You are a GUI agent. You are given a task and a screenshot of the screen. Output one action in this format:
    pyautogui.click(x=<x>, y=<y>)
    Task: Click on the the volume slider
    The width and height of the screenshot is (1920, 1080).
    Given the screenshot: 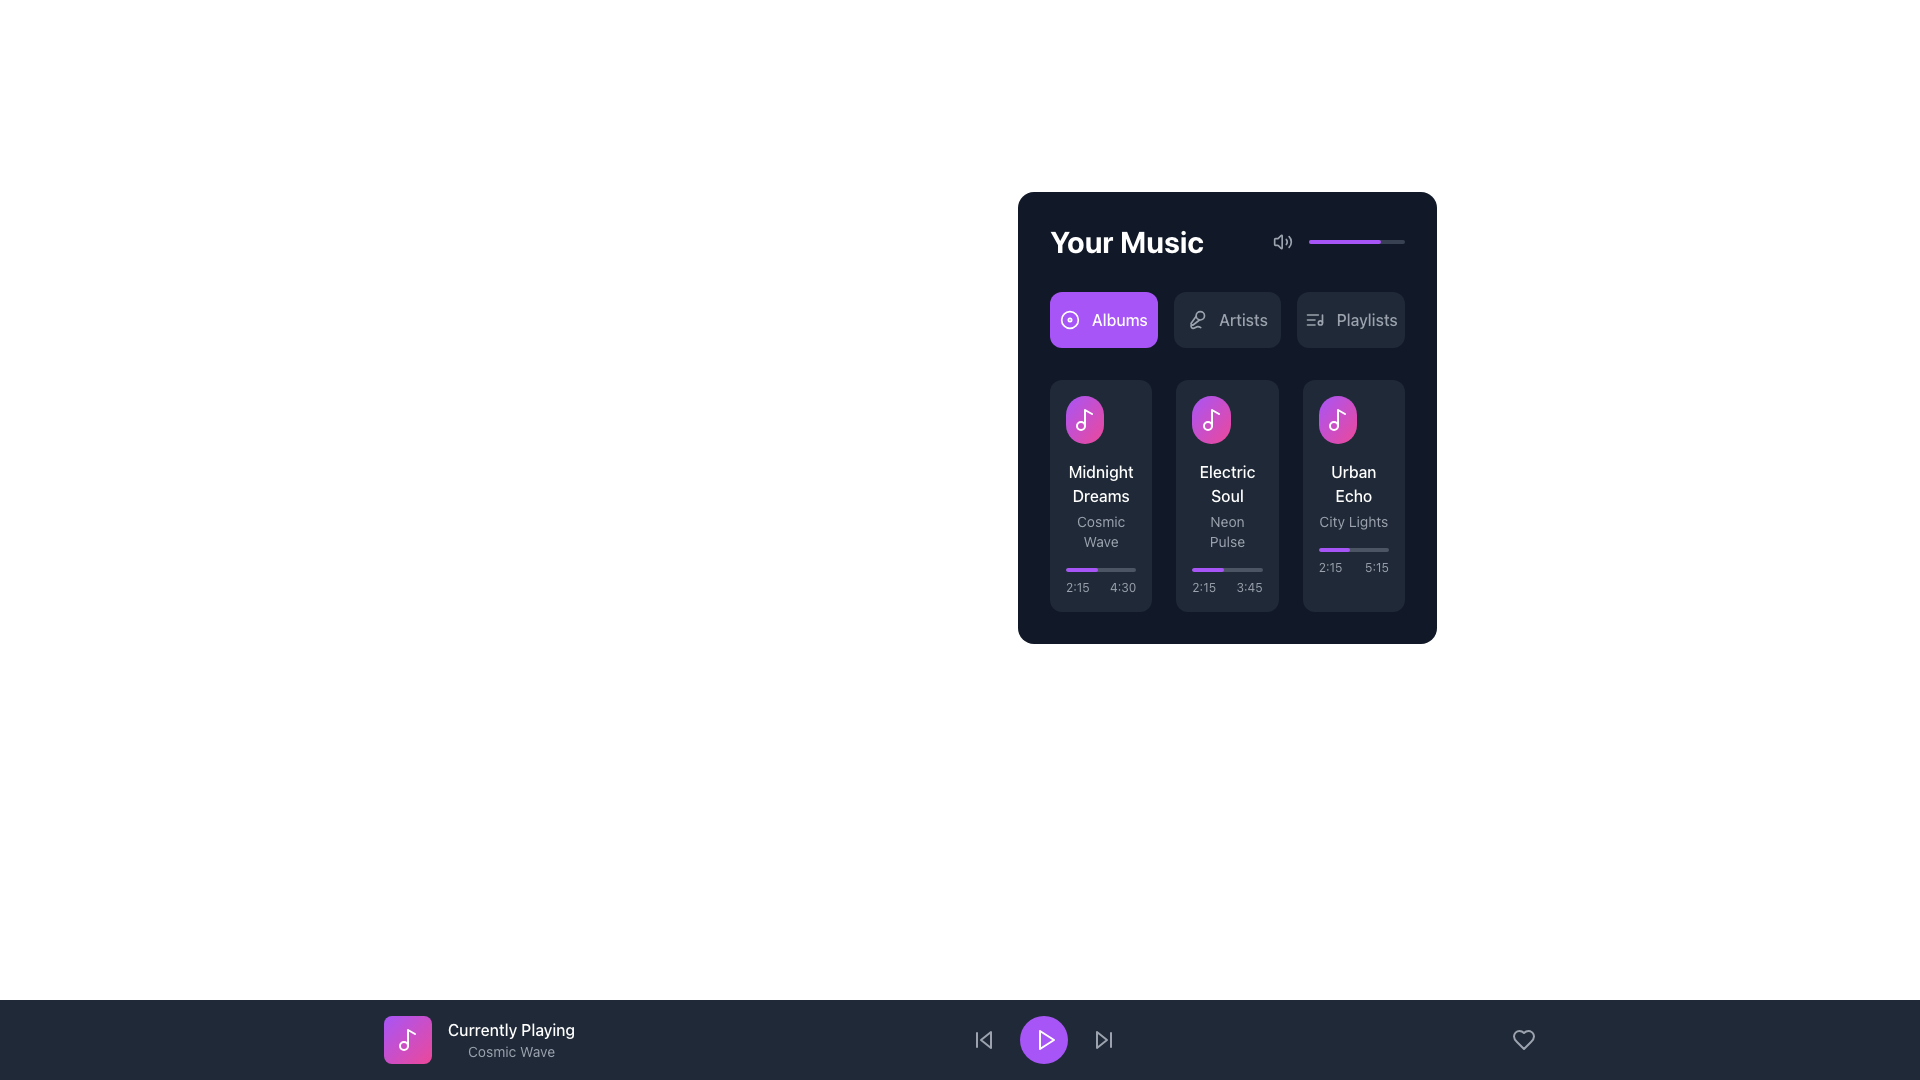 What is the action you would take?
    pyautogui.click(x=1384, y=241)
    